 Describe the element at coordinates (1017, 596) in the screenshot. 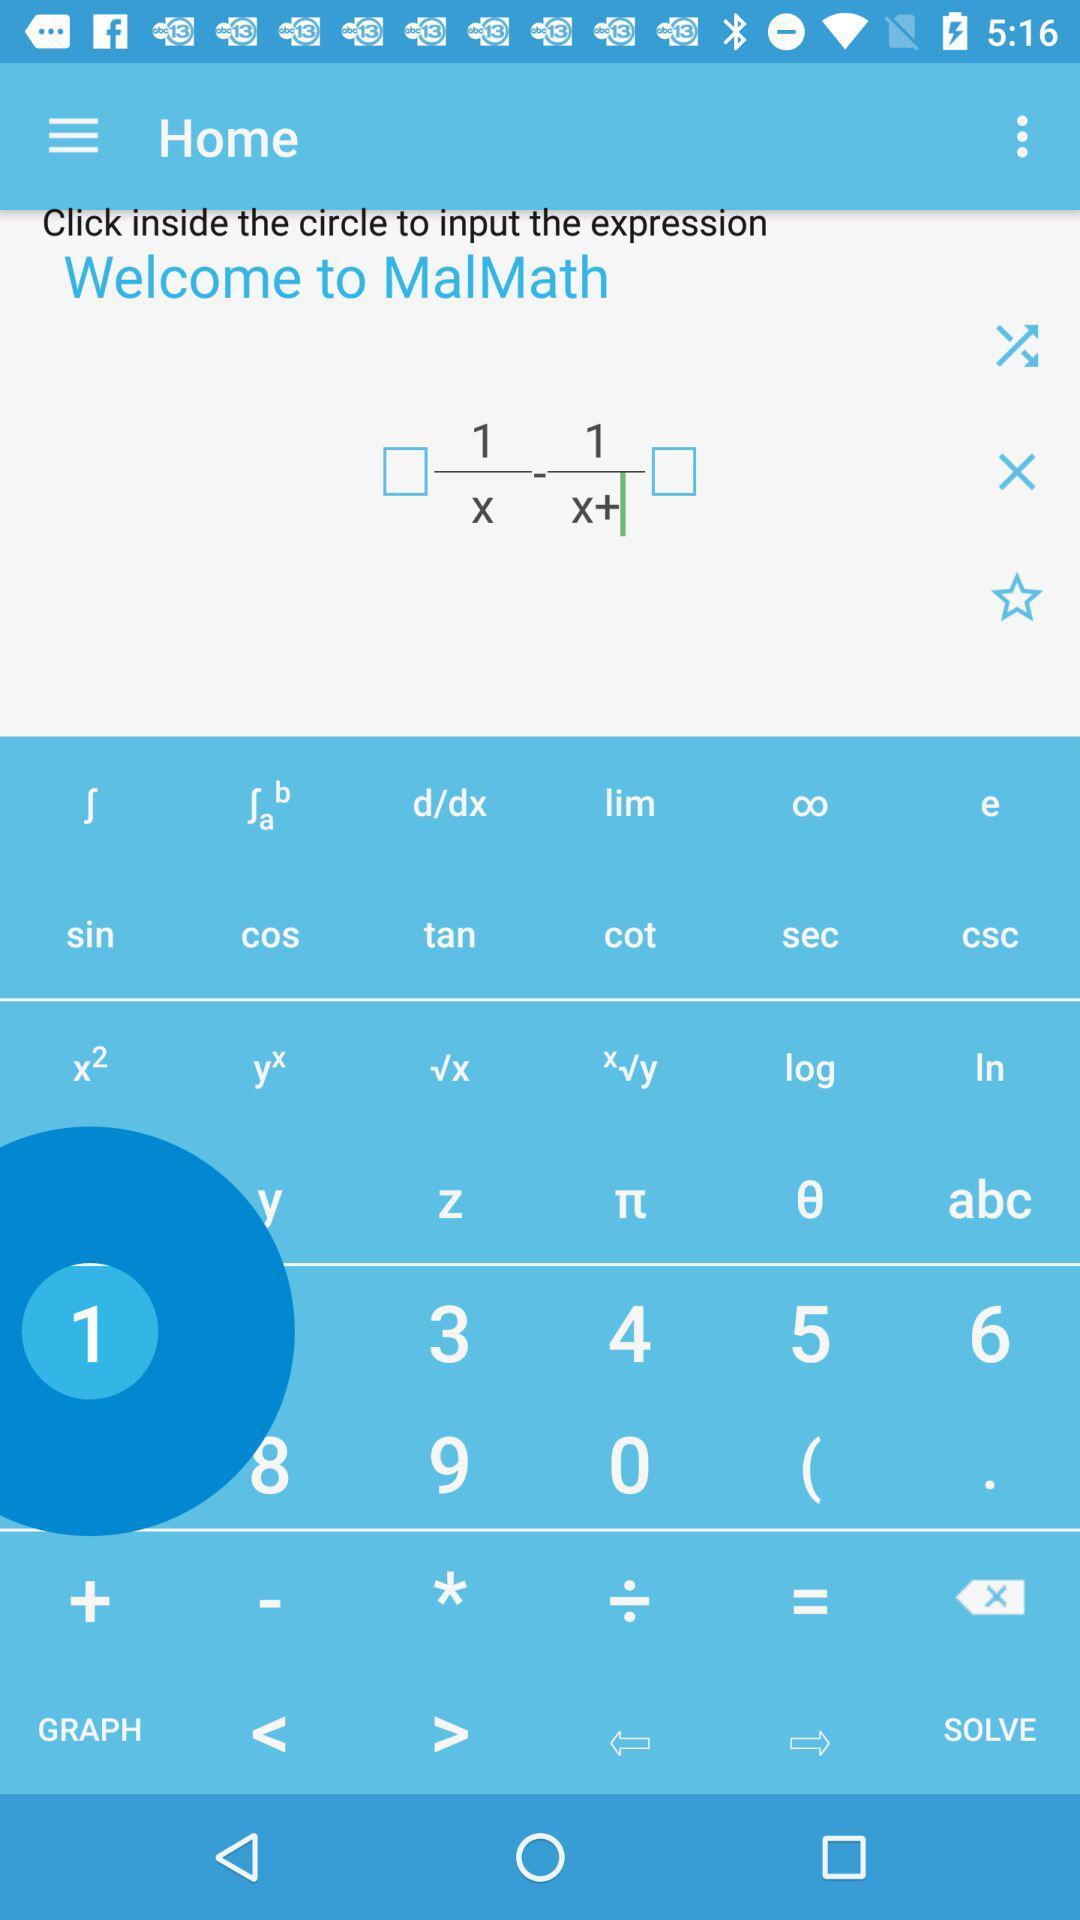

I see `formula page` at that location.